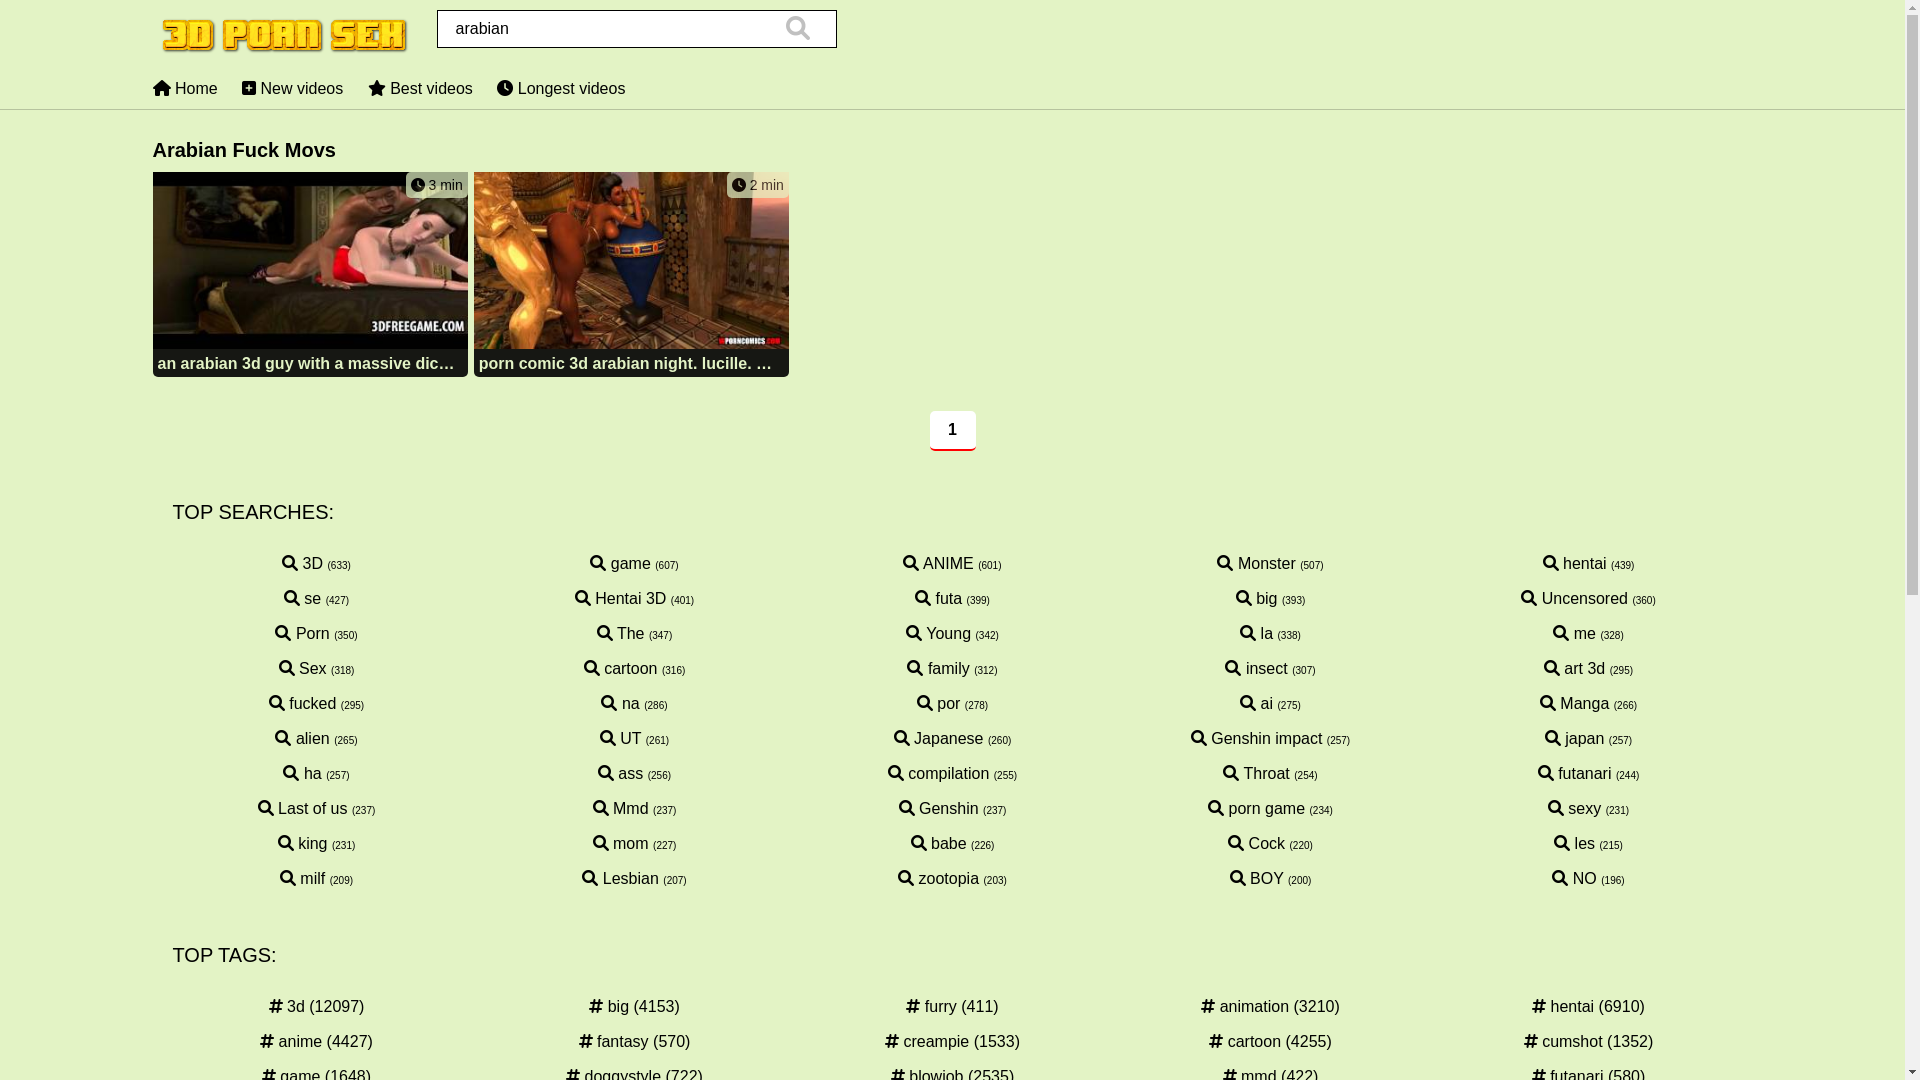  What do you see at coordinates (1573, 702) in the screenshot?
I see `'Manga'` at bounding box center [1573, 702].